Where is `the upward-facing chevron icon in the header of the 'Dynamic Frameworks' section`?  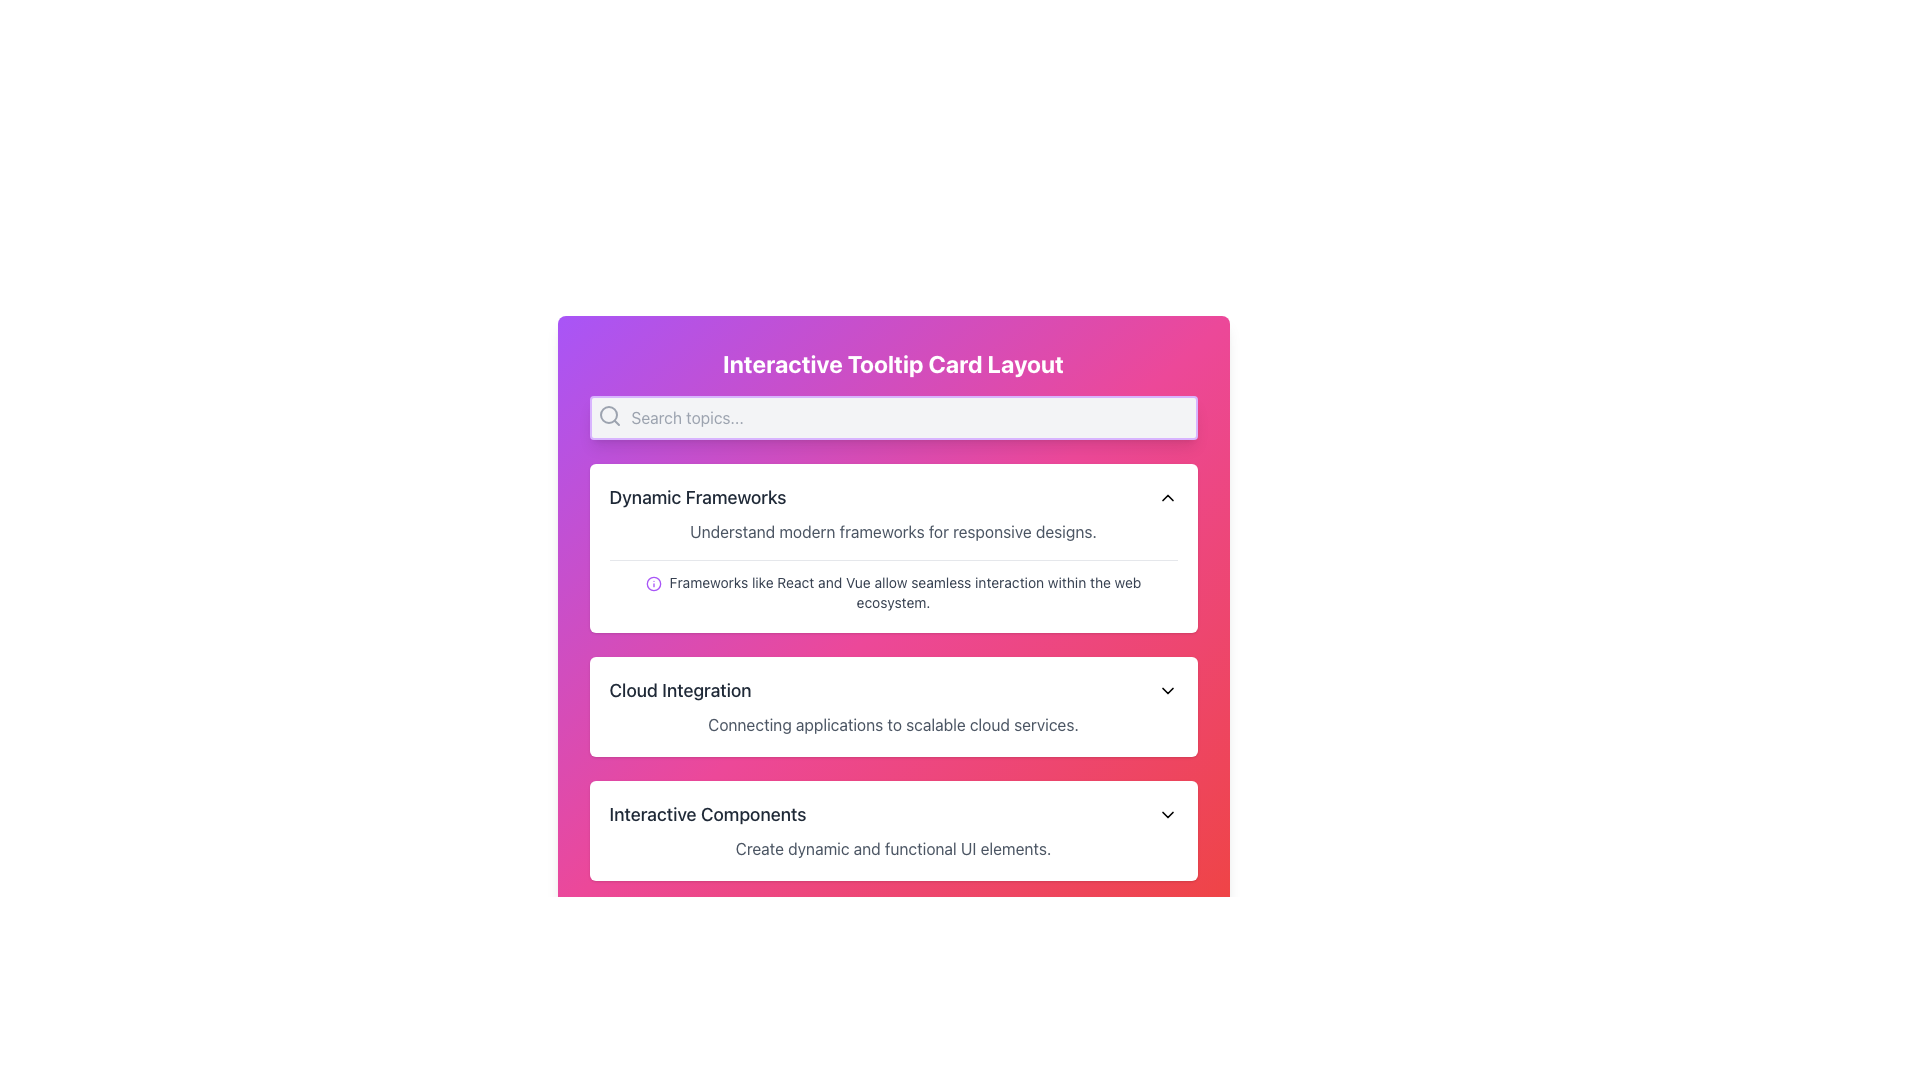
the upward-facing chevron icon in the header of the 'Dynamic Frameworks' section is located at coordinates (1167, 496).